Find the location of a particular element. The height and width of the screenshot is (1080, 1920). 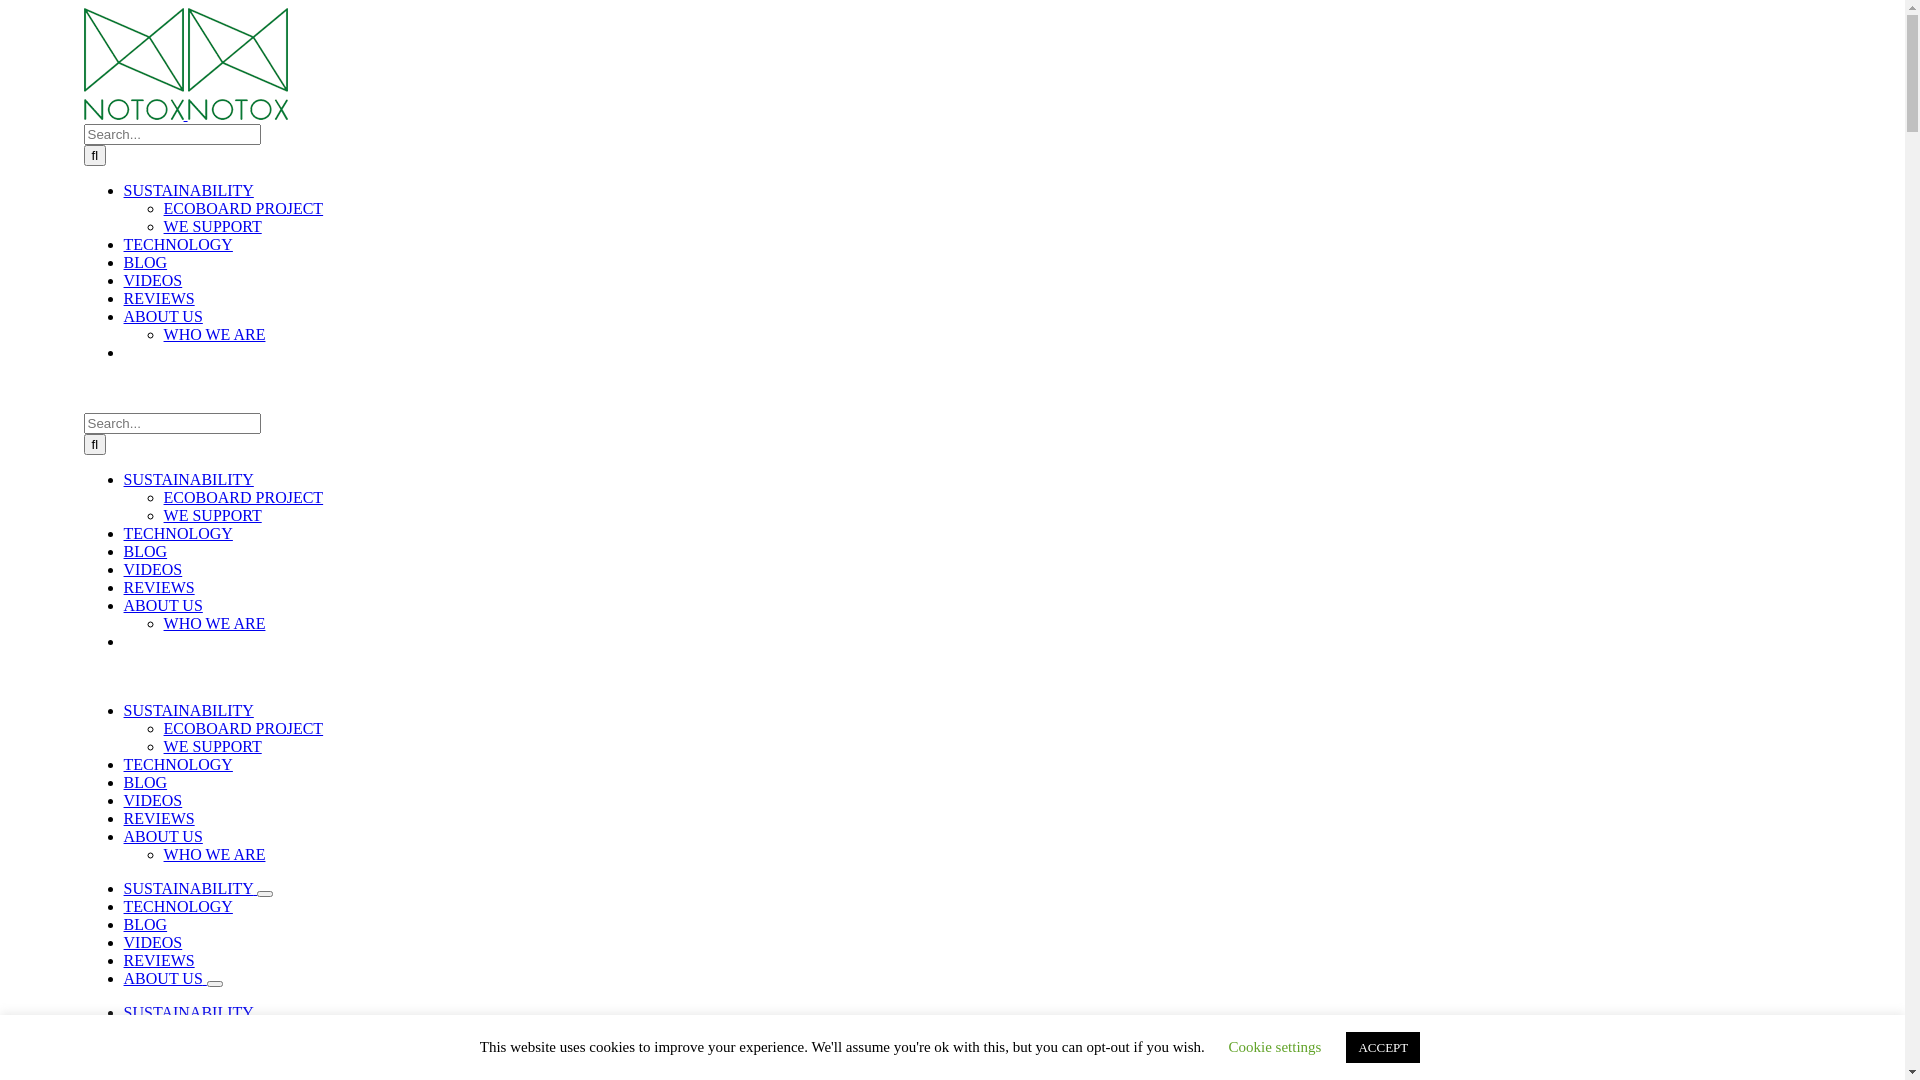

'SUSTAINABILITY' is located at coordinates (188, 190).